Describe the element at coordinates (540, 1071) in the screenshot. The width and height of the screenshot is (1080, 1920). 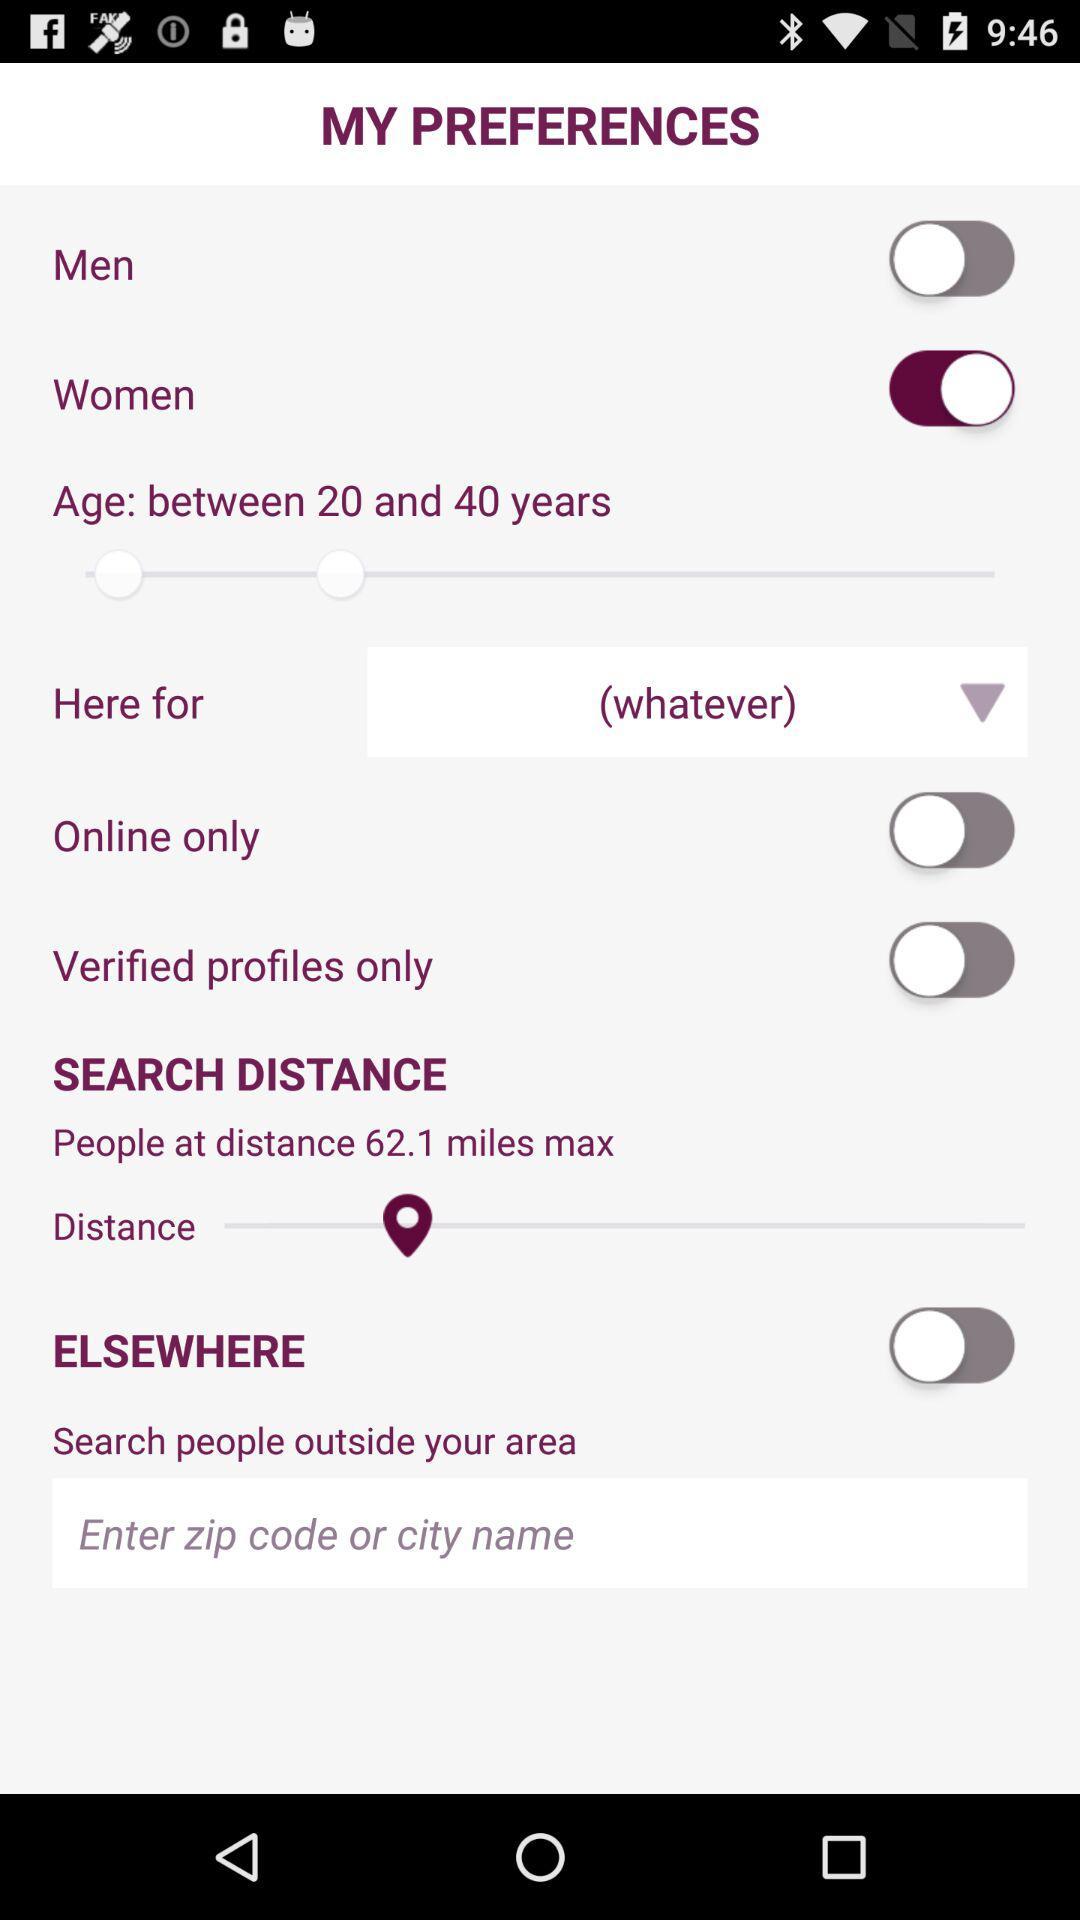
I see `the search distance app` at that location.